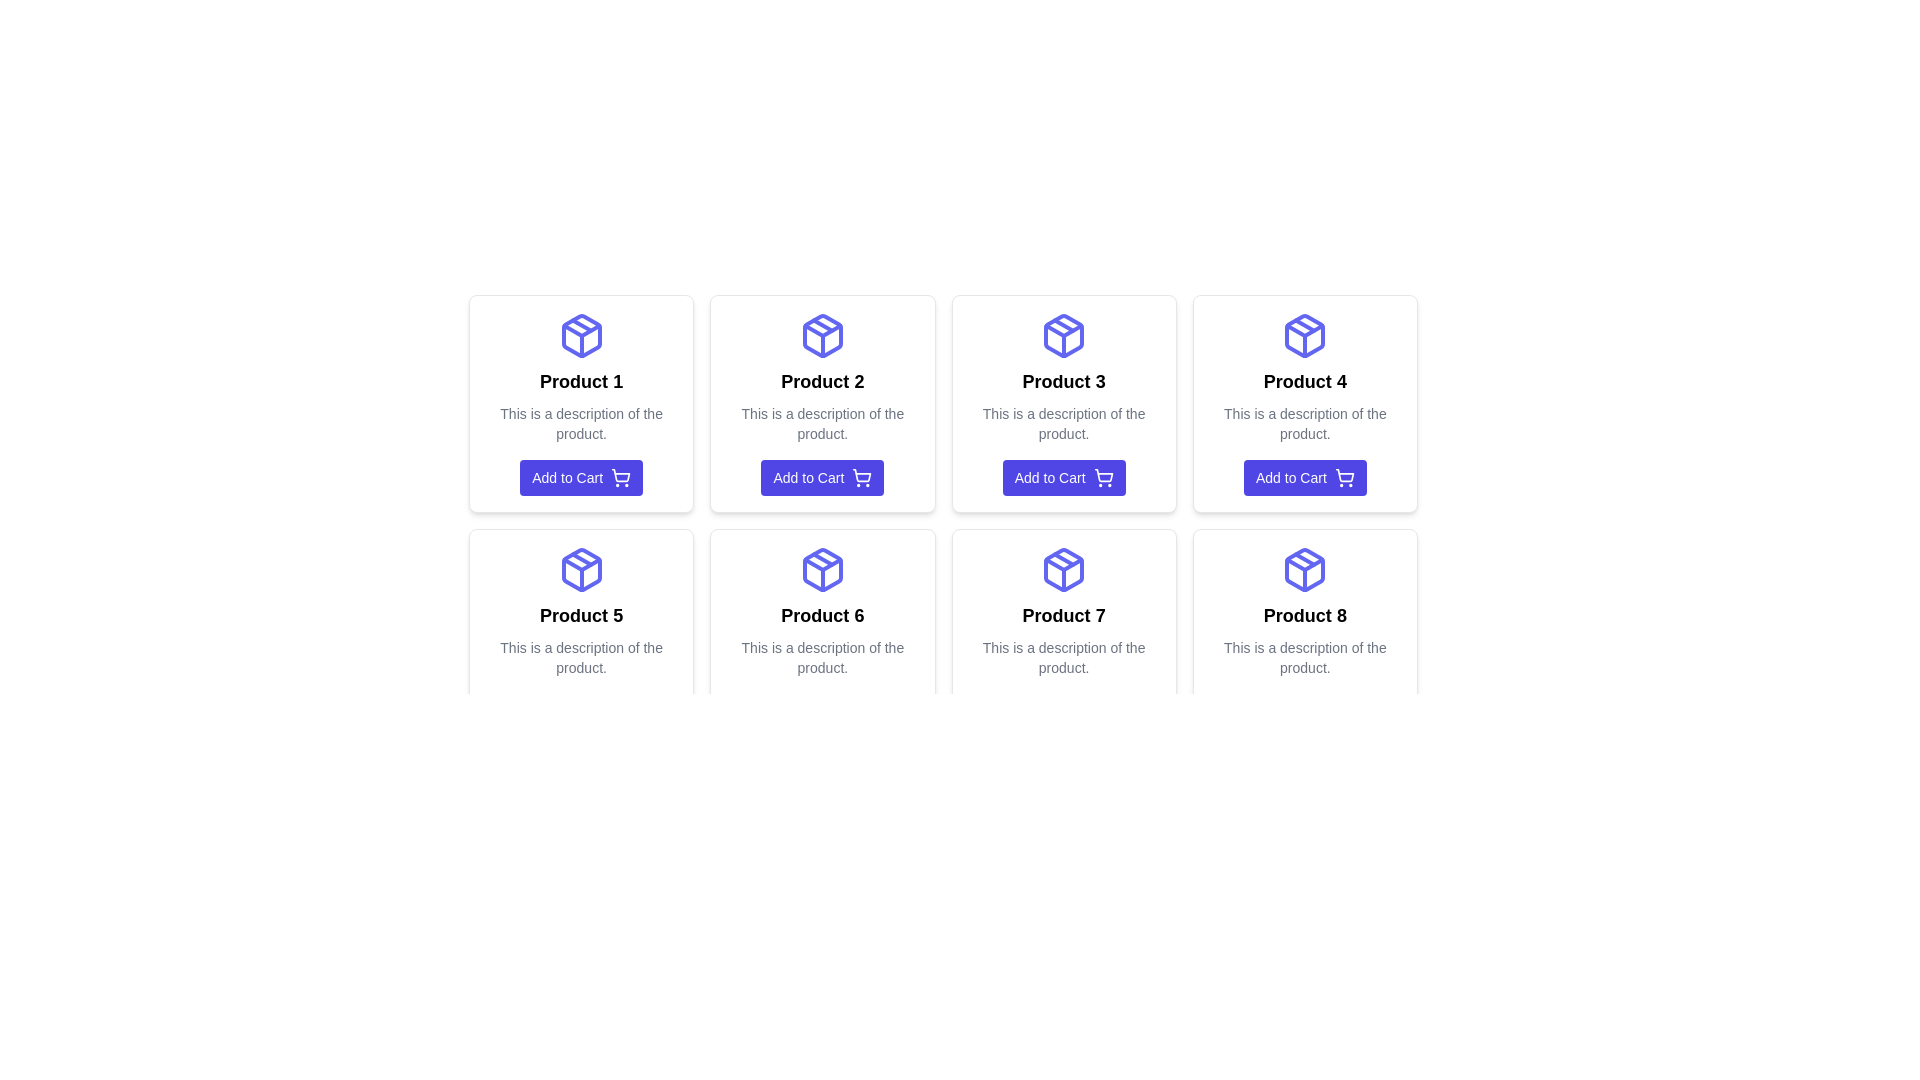 The image size is (1920, 1080). I want to click on the Decorative Icon representing the product in 'Product 4', located at the top center of the card above the product name, so click(1305, 334).